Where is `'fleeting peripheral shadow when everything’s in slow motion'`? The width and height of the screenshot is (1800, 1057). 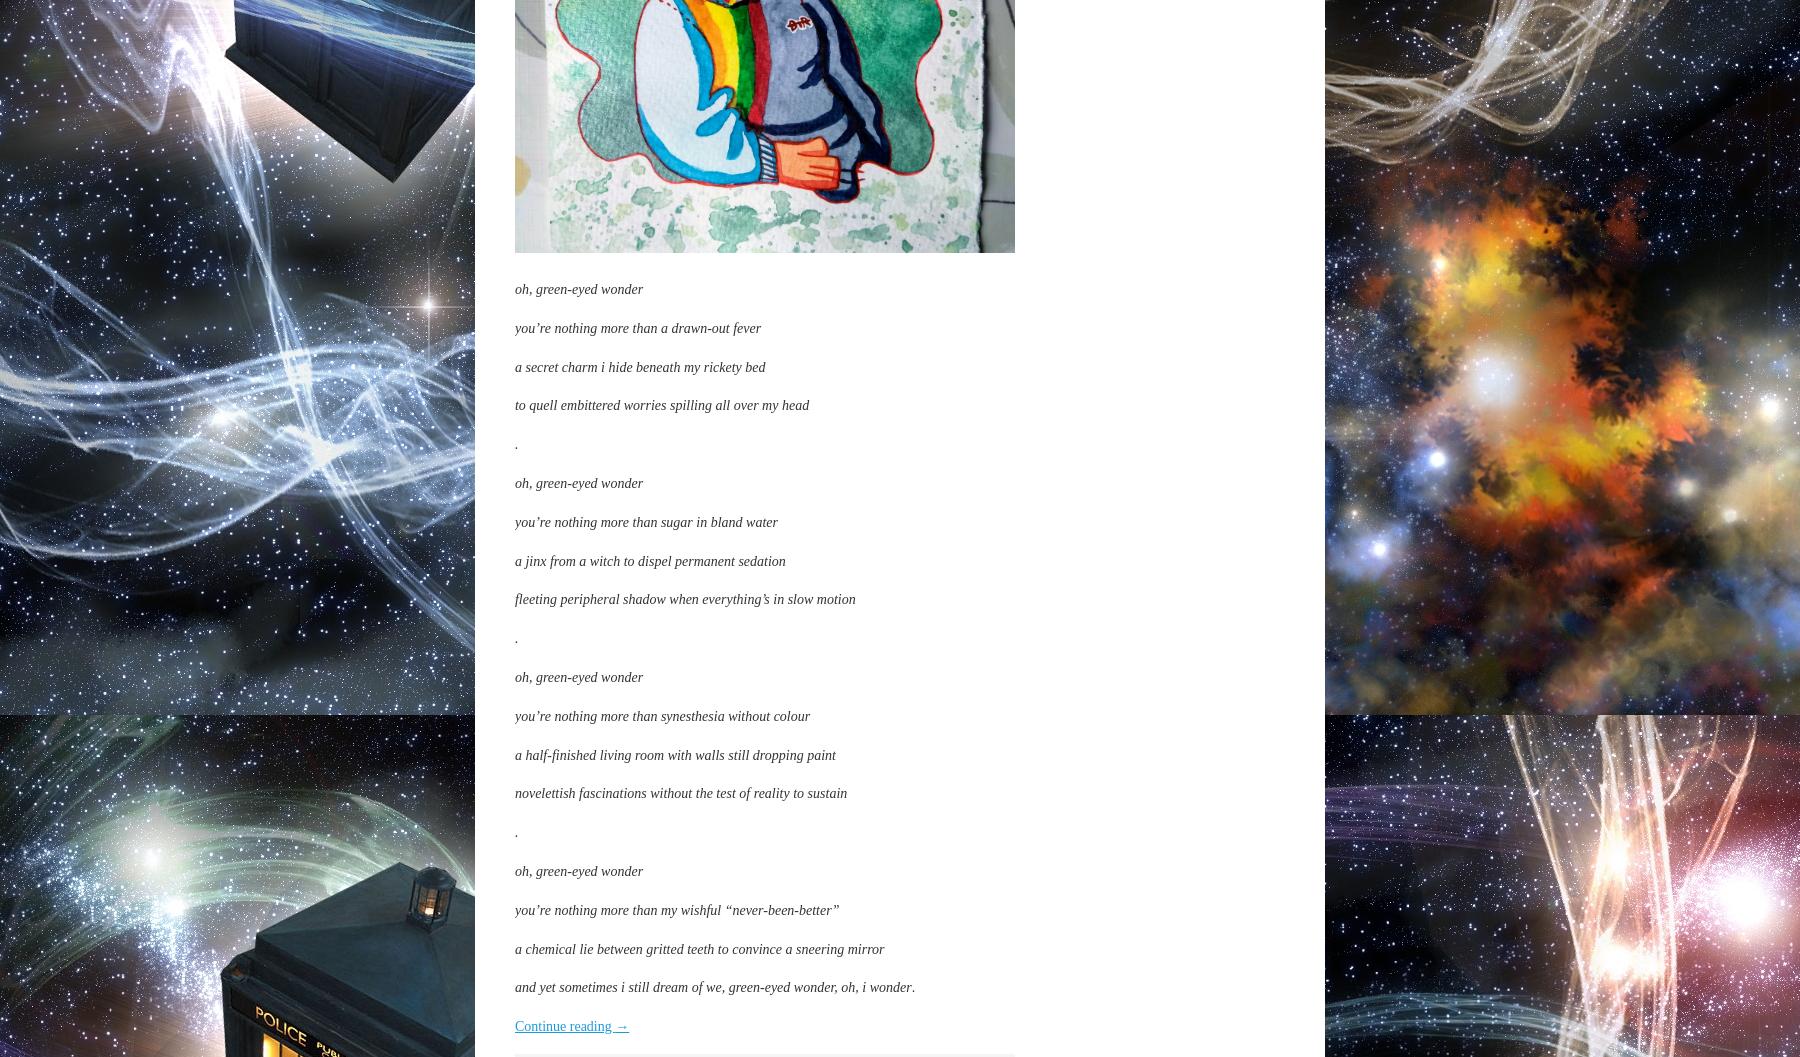
'fleeting peripheral shadow when everything’s in slow motion' is located at coordinates (513, 598).